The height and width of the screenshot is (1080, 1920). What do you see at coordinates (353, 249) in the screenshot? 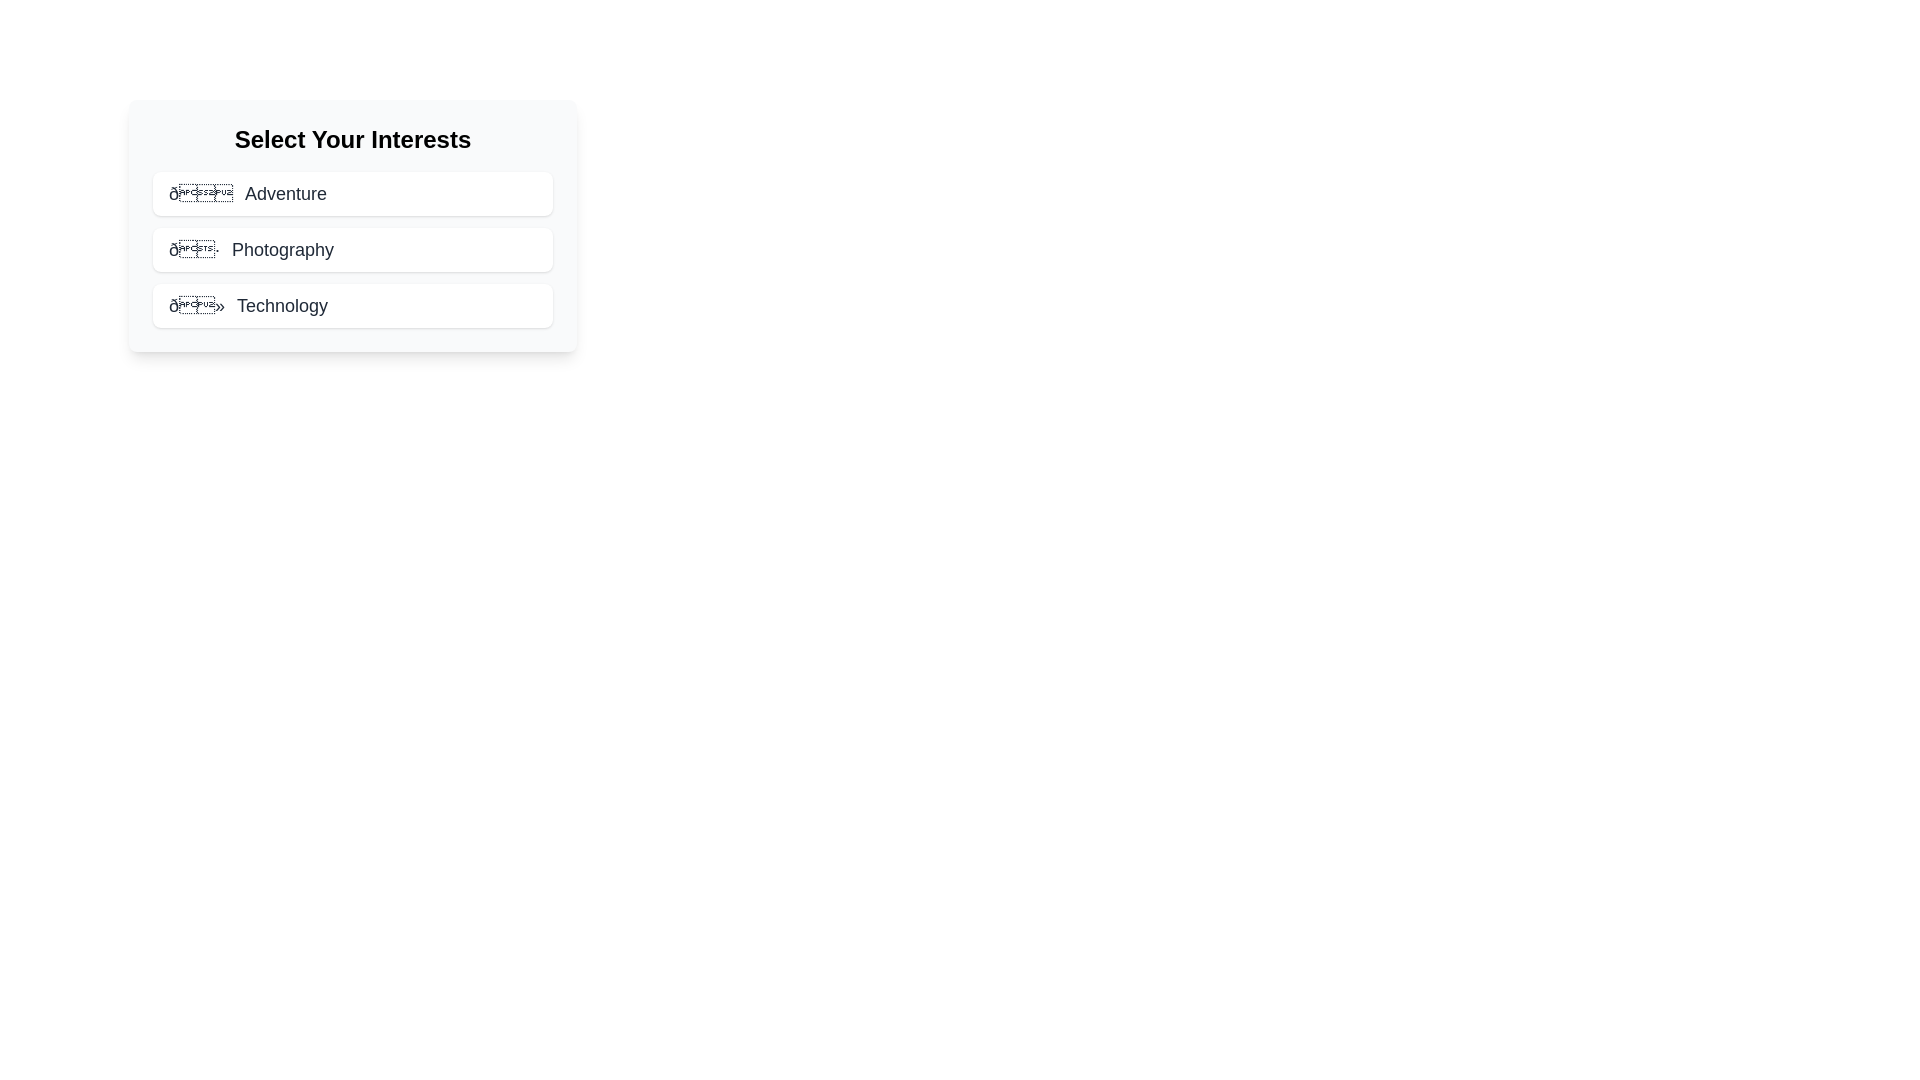
I see `the tag Photography` at bounding box center [353, 249].